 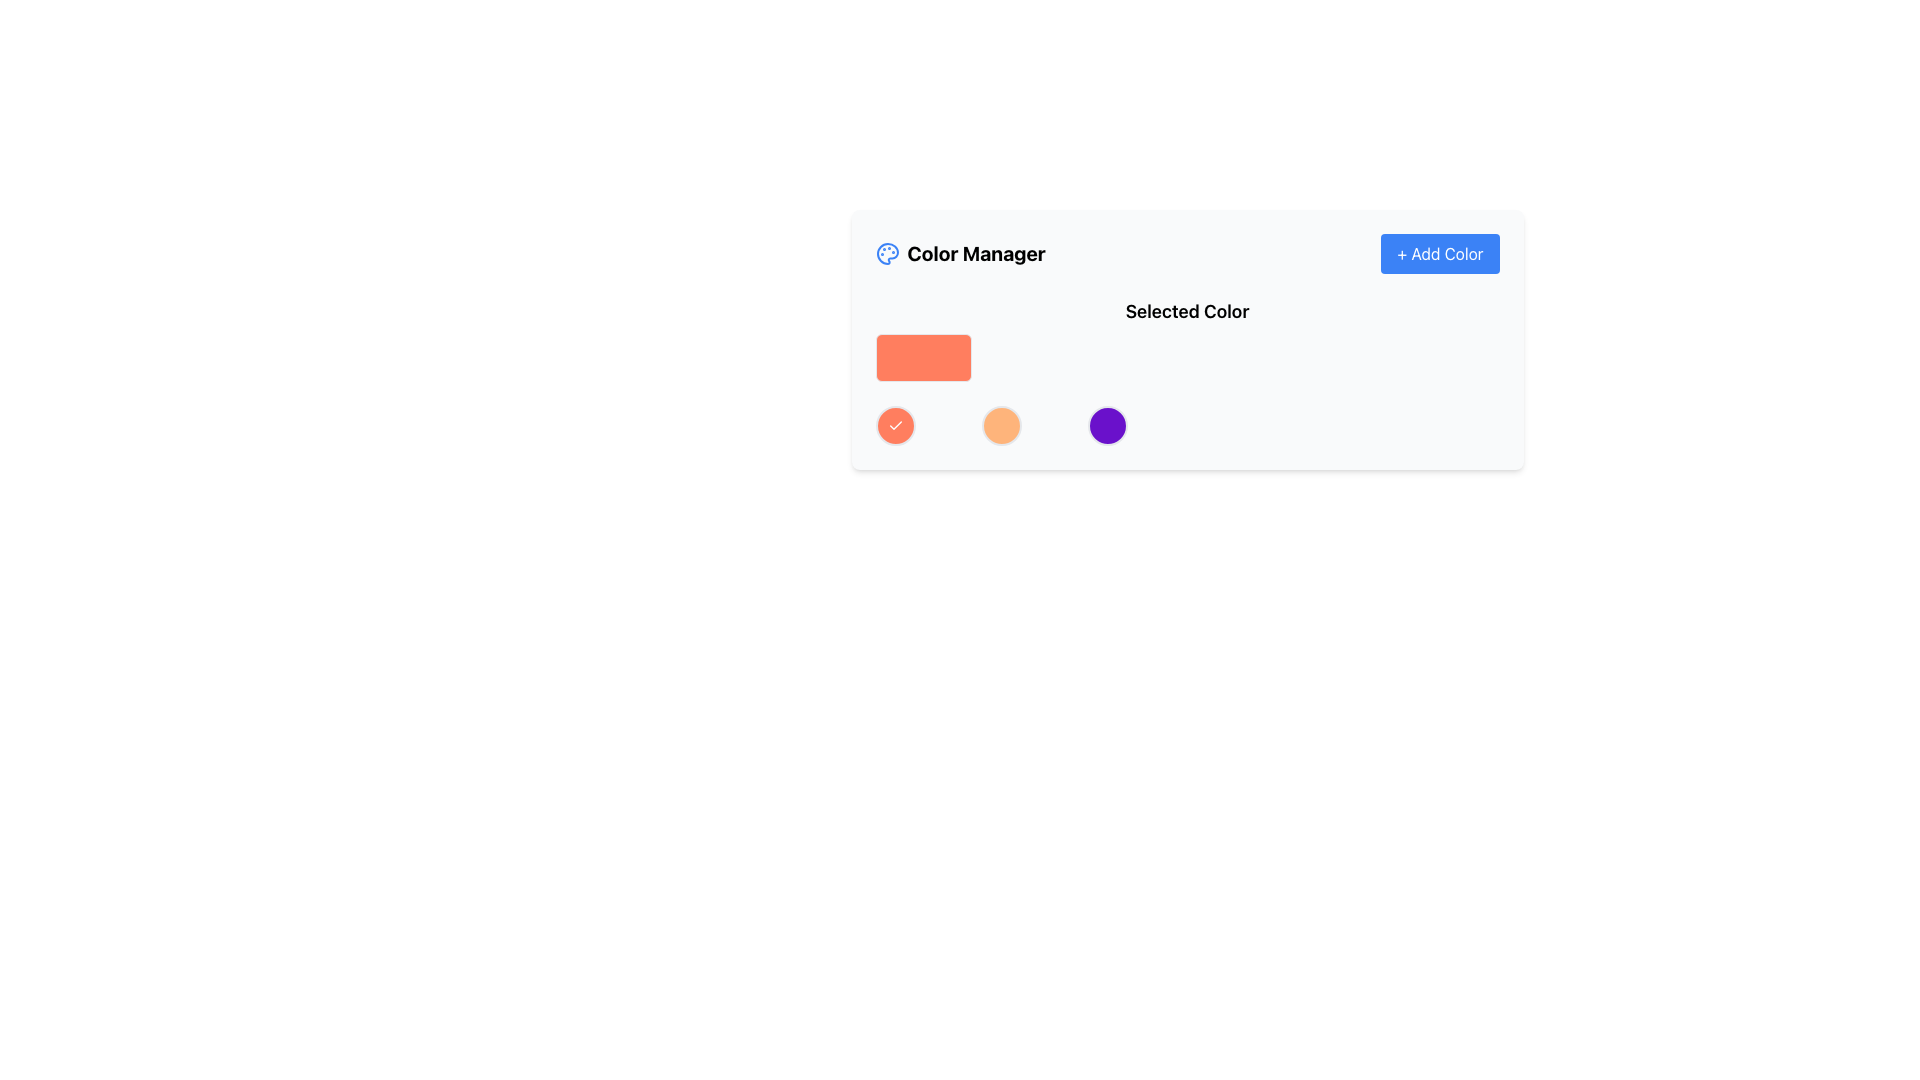 I want to click on the circular, purple-colored button in the color selection grid, so click(x=1106, y=424).